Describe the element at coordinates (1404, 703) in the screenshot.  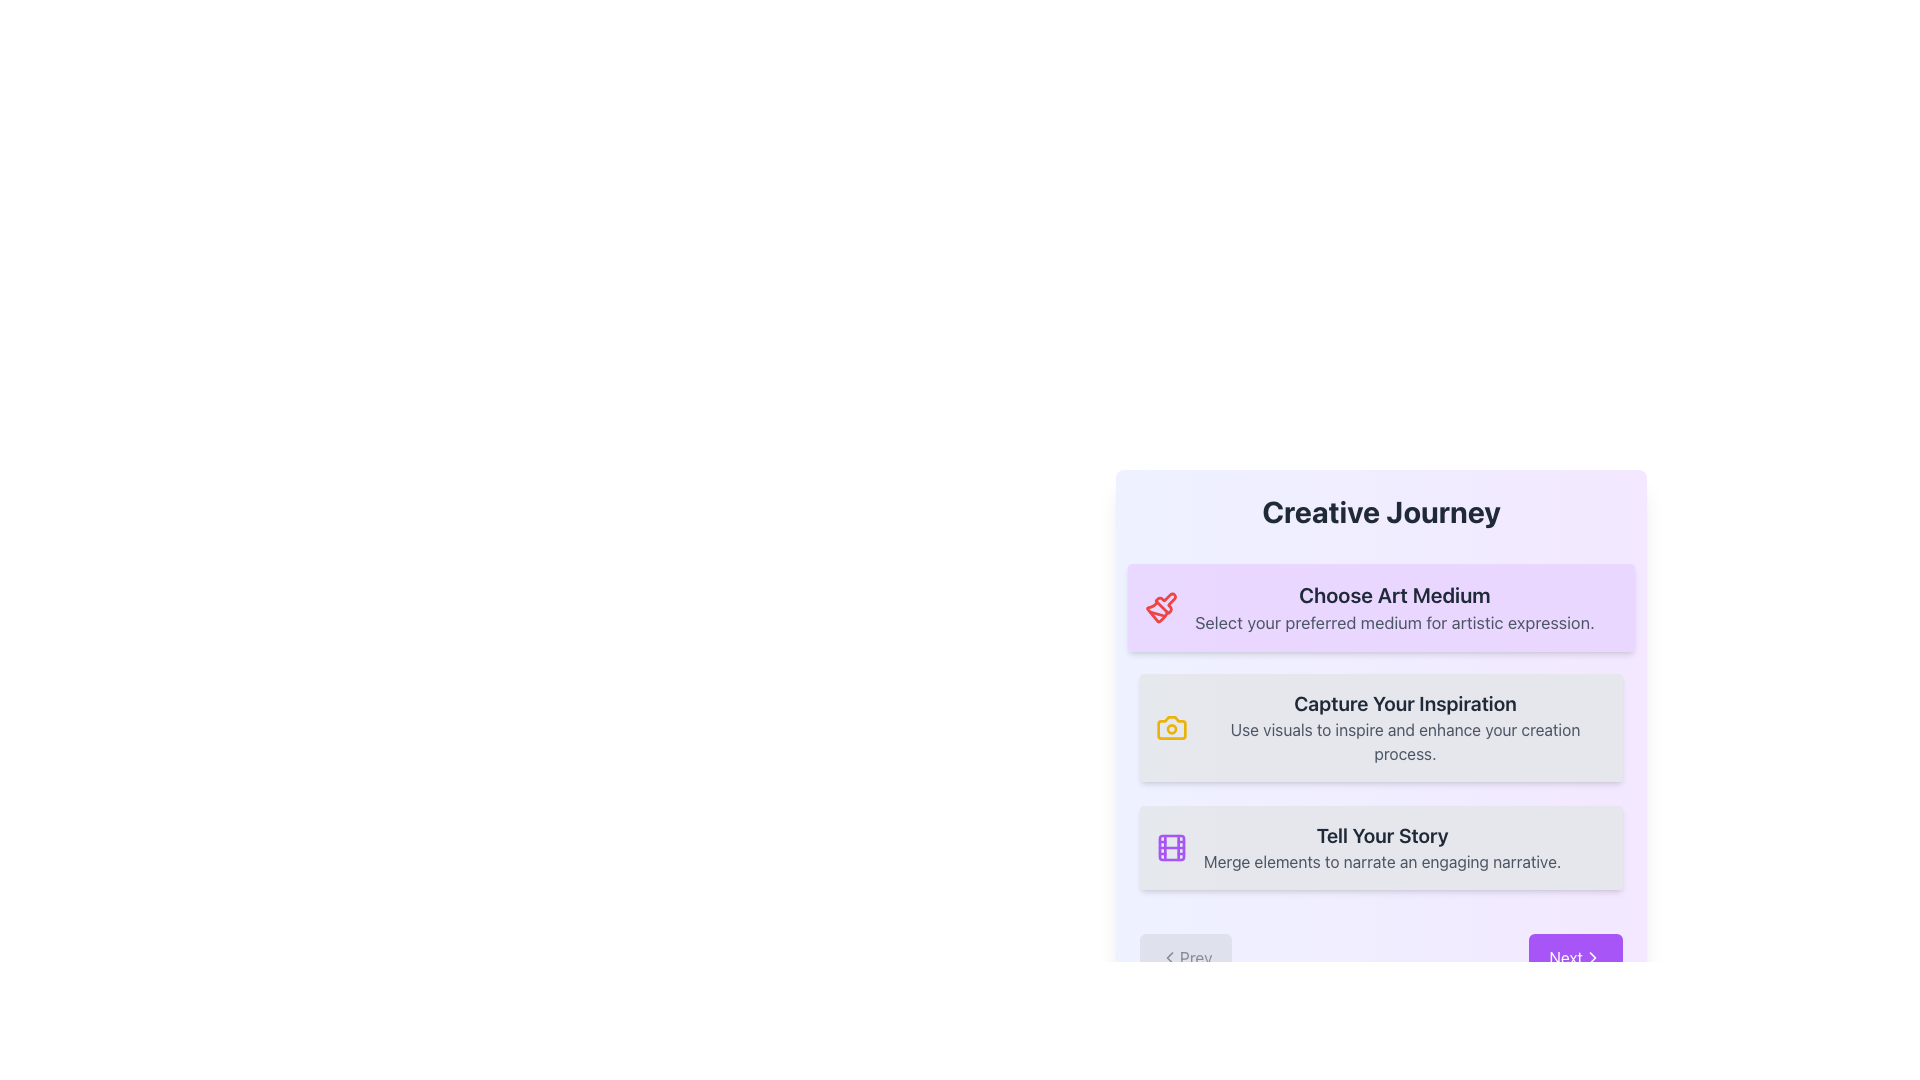
I see `the static text header 'Capture Your Inspiration' which is located in the second section of a vertical list, accompanied by a yellow camera icon on the left` at that location.